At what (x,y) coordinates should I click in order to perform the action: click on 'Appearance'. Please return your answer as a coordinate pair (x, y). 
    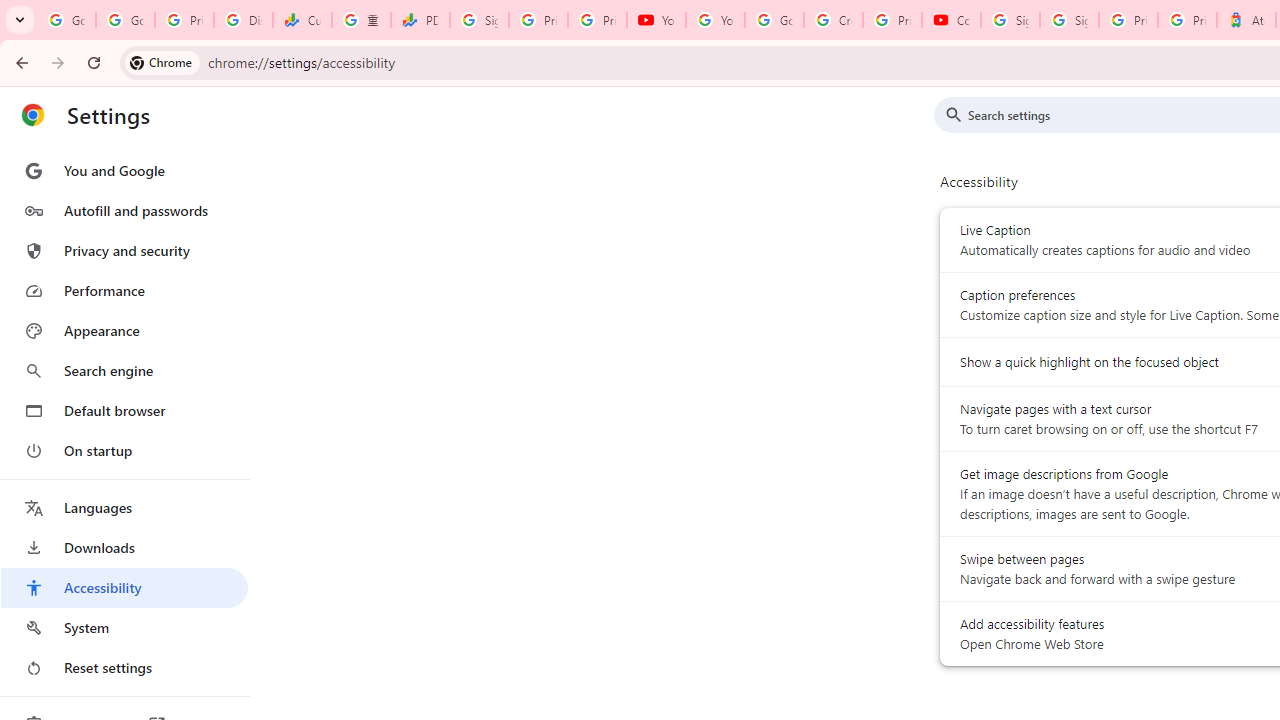
    Looking at the image, I should click on (123, 330).